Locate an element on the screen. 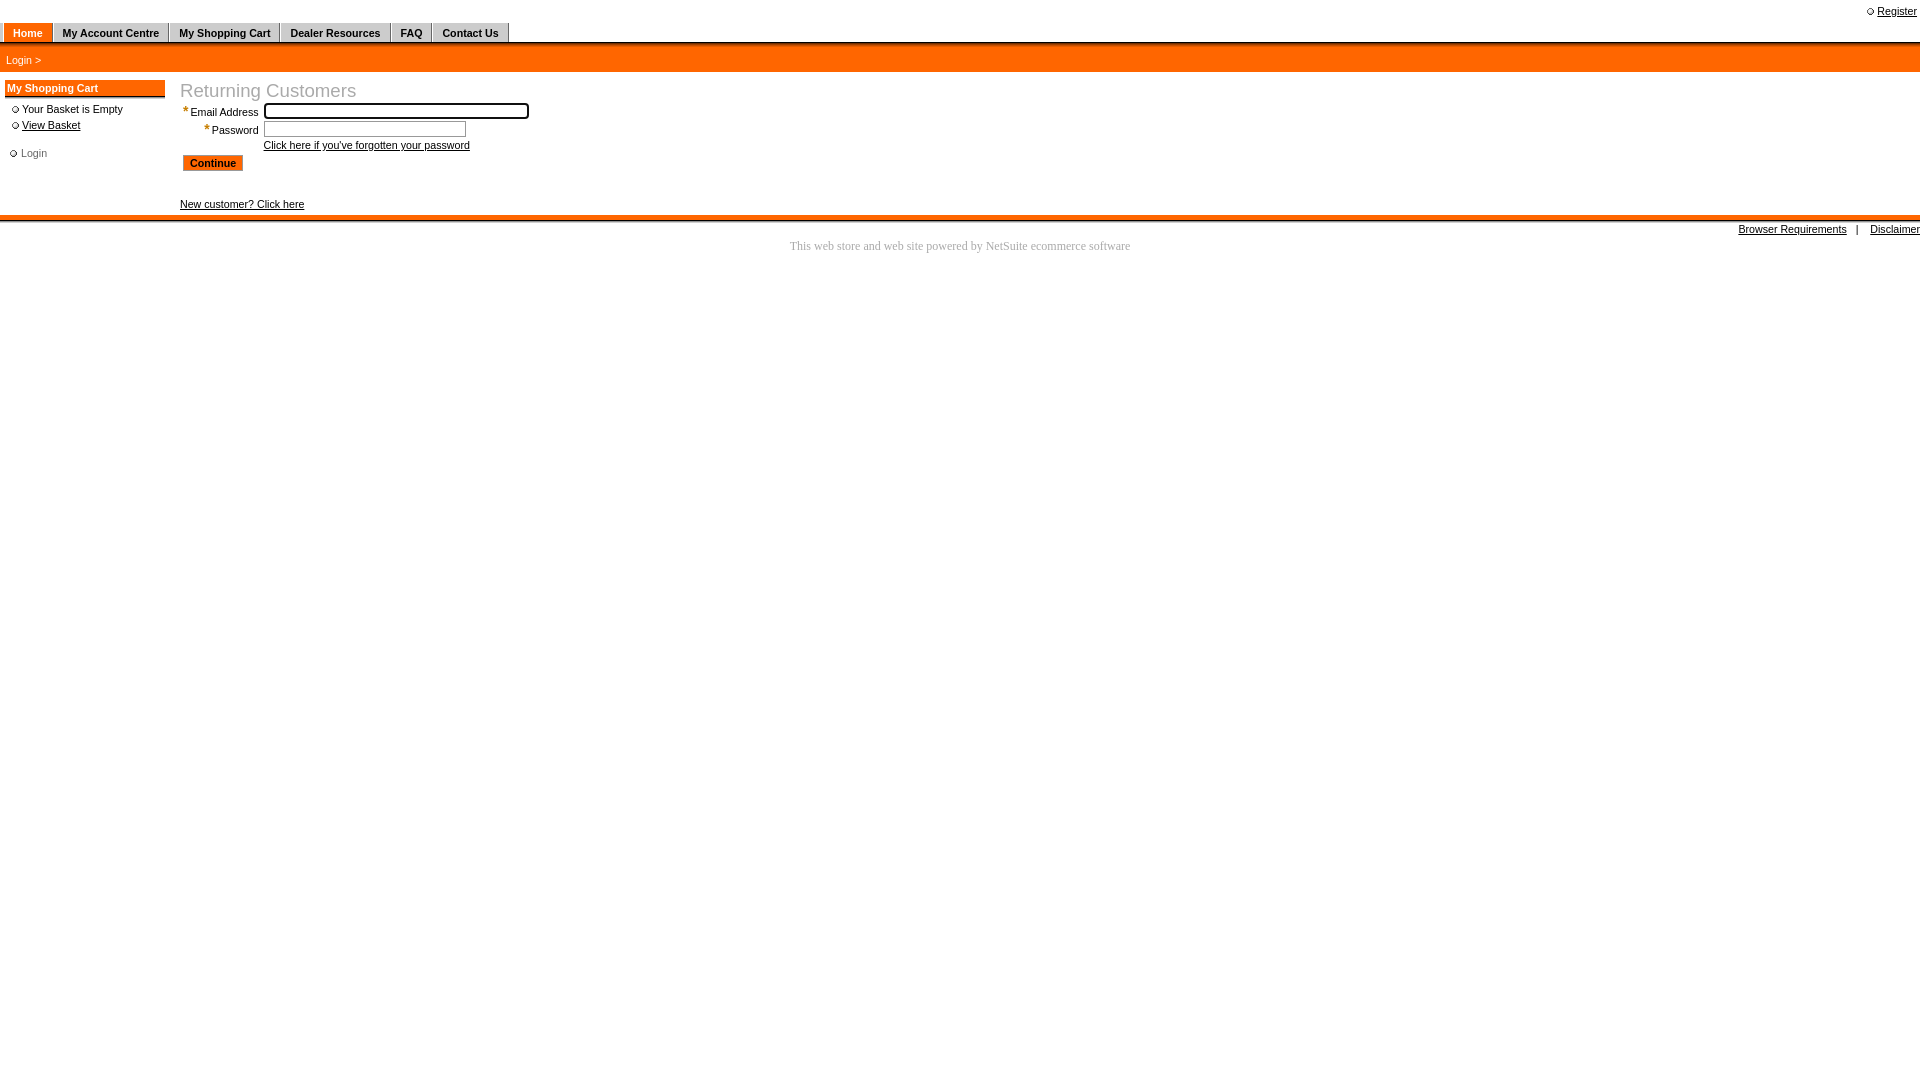  'Register' is located at coordinates (1895, 11).